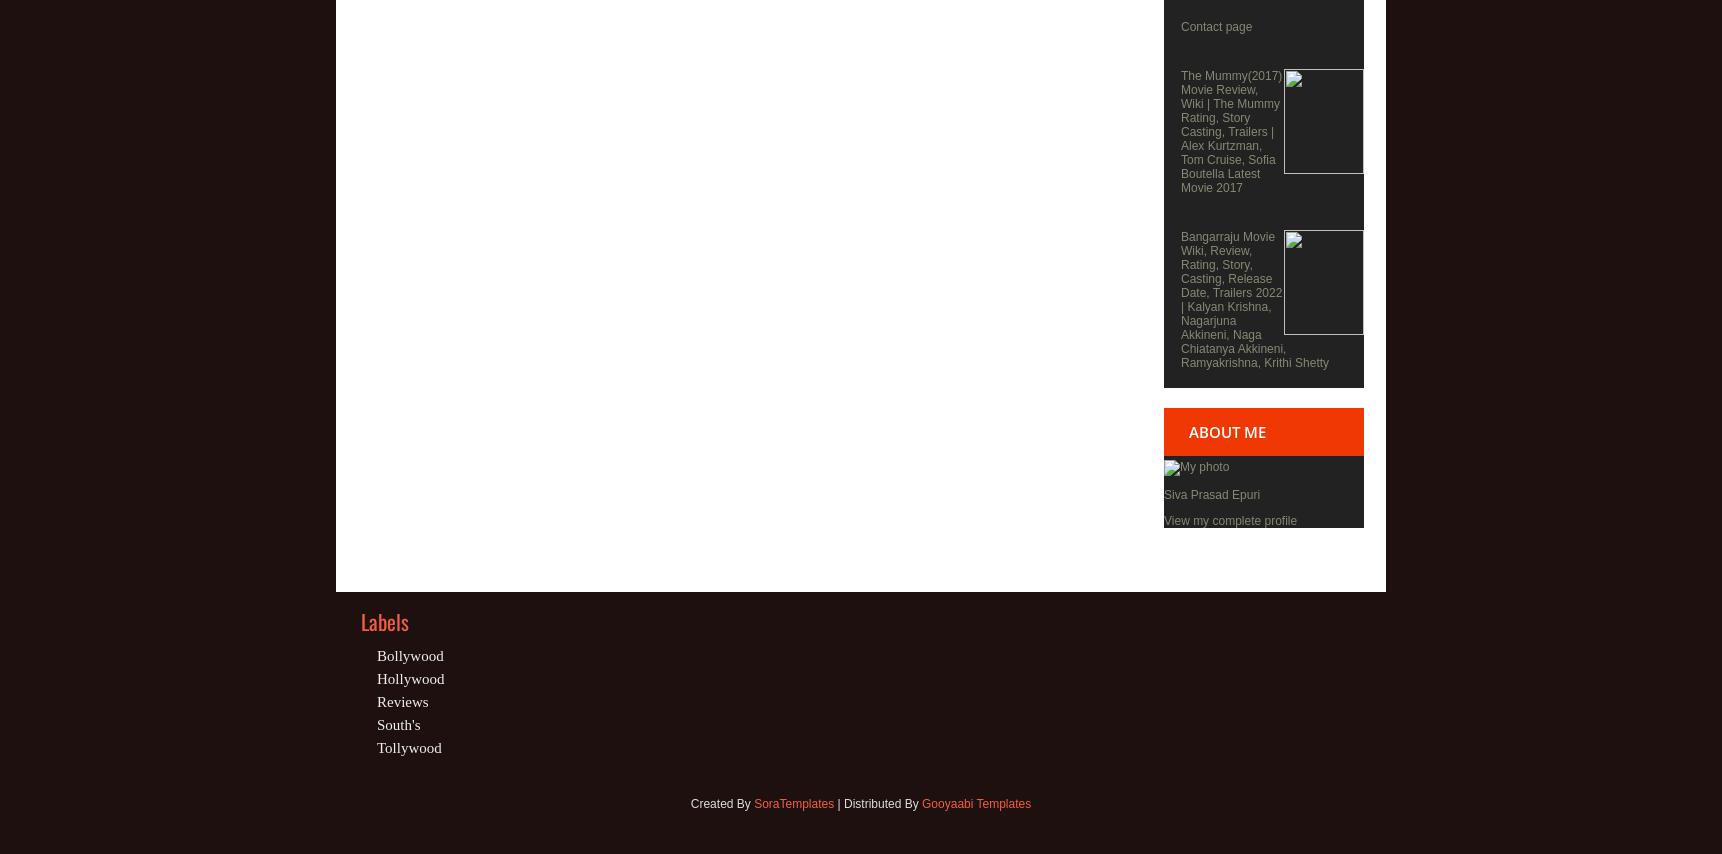  What do you see at coordinates (1254, 298) in the screenshot?
I see `'Bangarraju Movie Wiki, Review, Rating, Story, Casting, Release Date, Trailers 2022 | Kalyan Krishna, Nagarjuna Akkineni, Naga Chiatanya Akkineni, Ramyakrishna, Krithi Shetty'` at bounding box center [1254, 298].